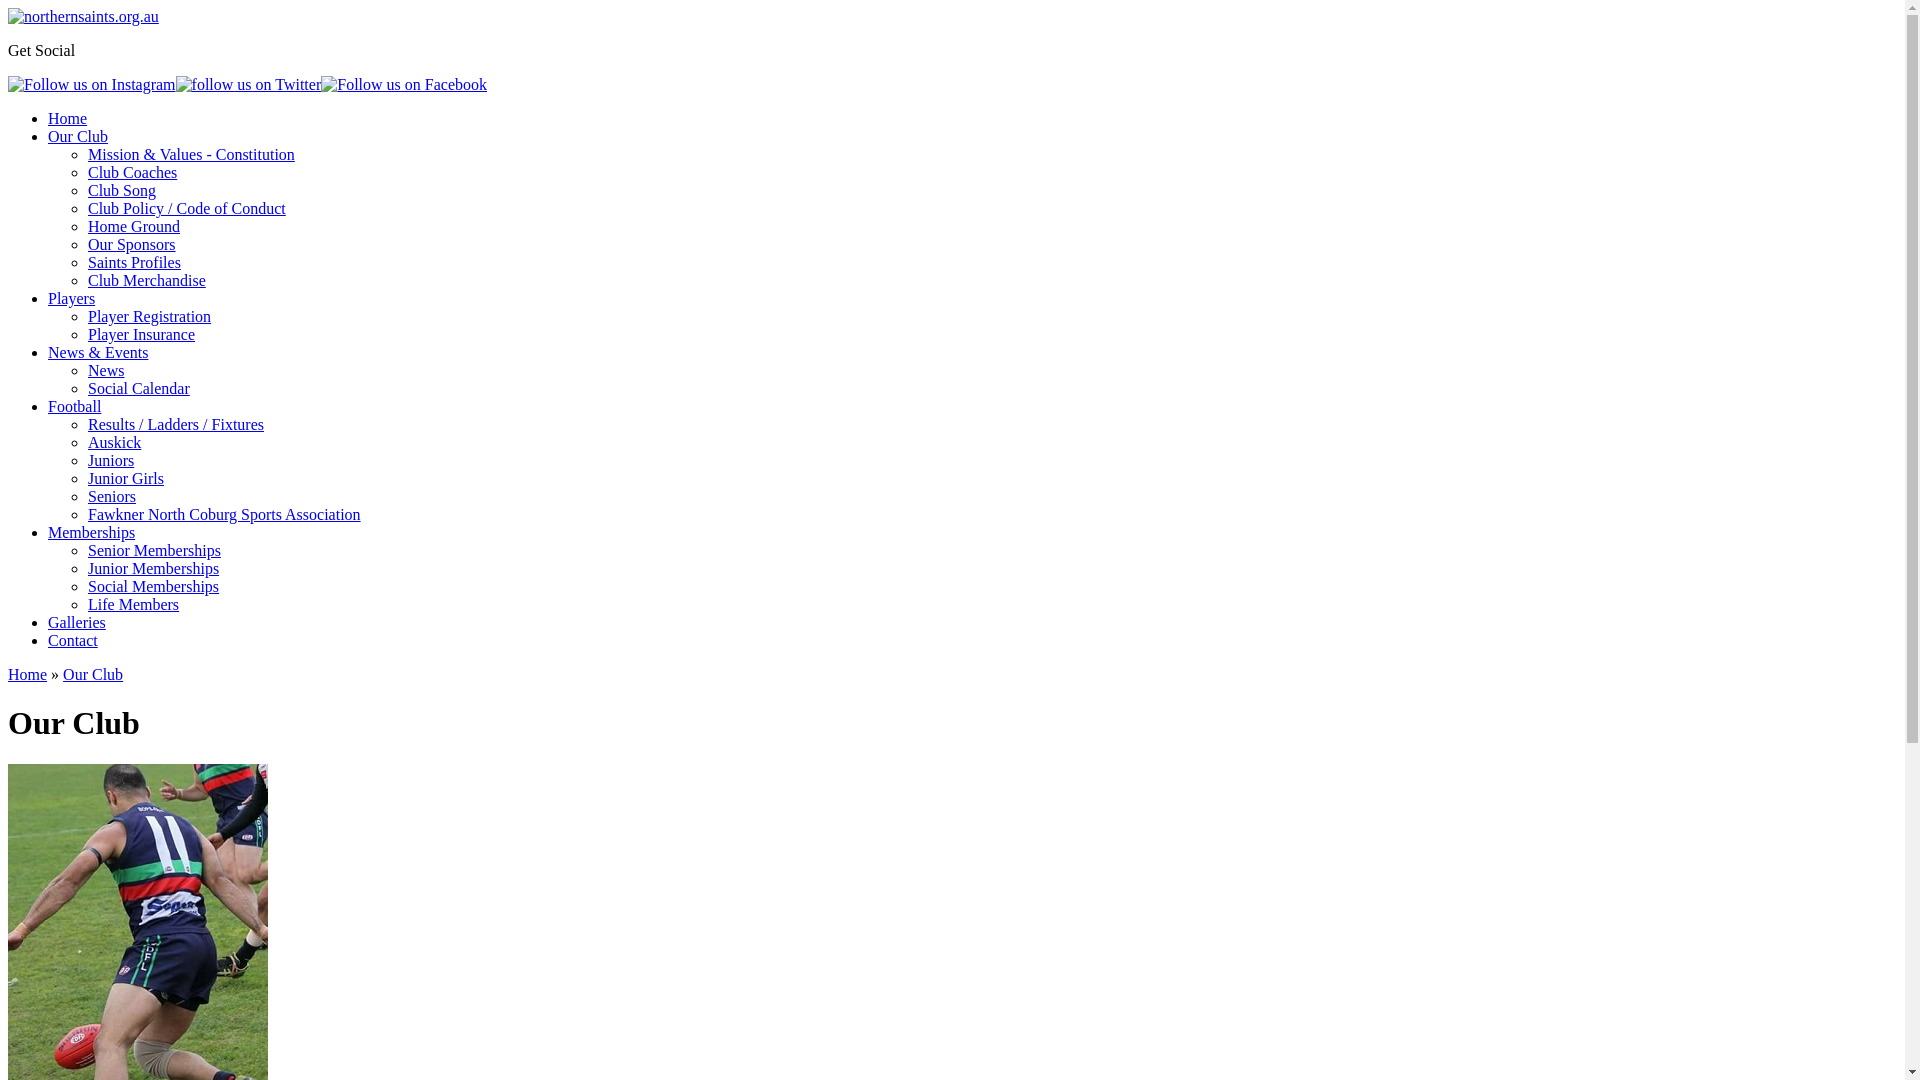 The height and width of the screenshot is (1080, 1920). I want to click on 'Junior Memberships', so click(152, 568).